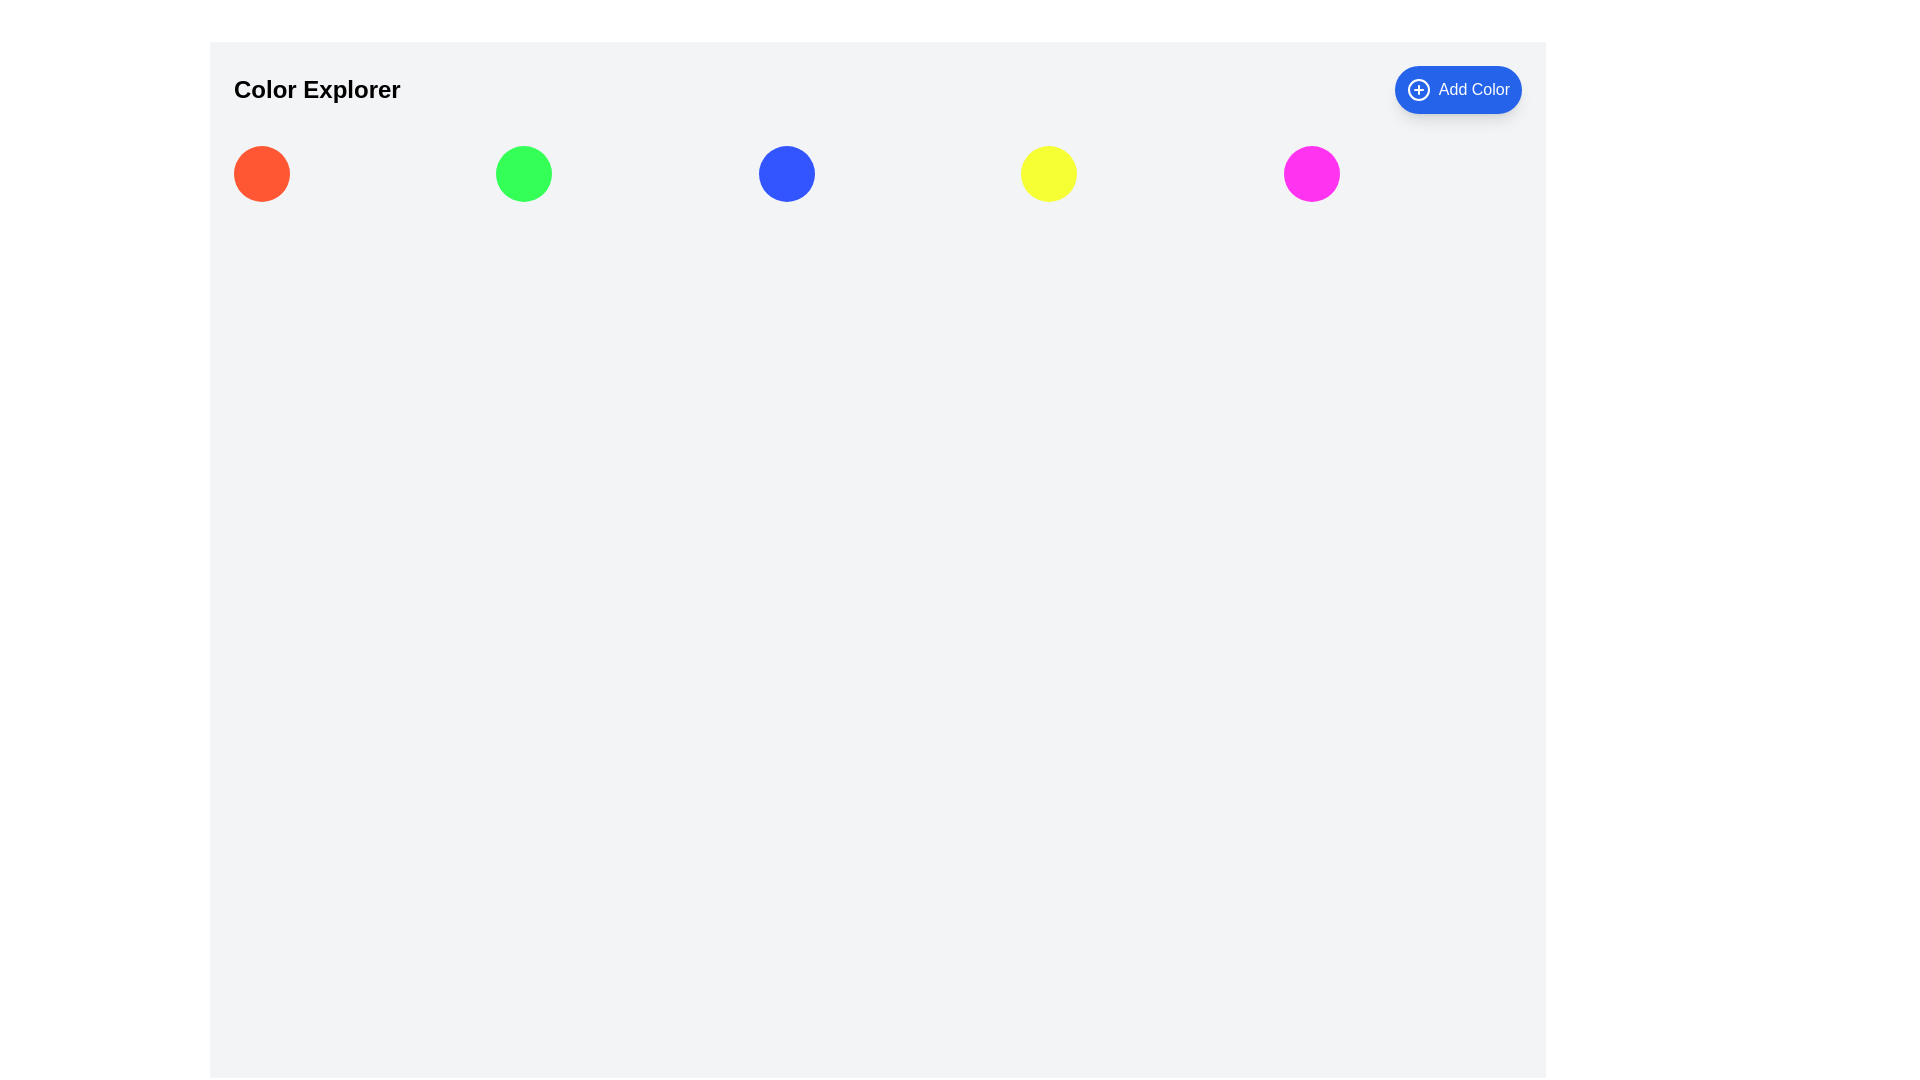 The height and width of the screenshot is (1080, 1920). I want to click on the solid orange circular Visual Indicator located in the grid display of colors, so click(261, 172).